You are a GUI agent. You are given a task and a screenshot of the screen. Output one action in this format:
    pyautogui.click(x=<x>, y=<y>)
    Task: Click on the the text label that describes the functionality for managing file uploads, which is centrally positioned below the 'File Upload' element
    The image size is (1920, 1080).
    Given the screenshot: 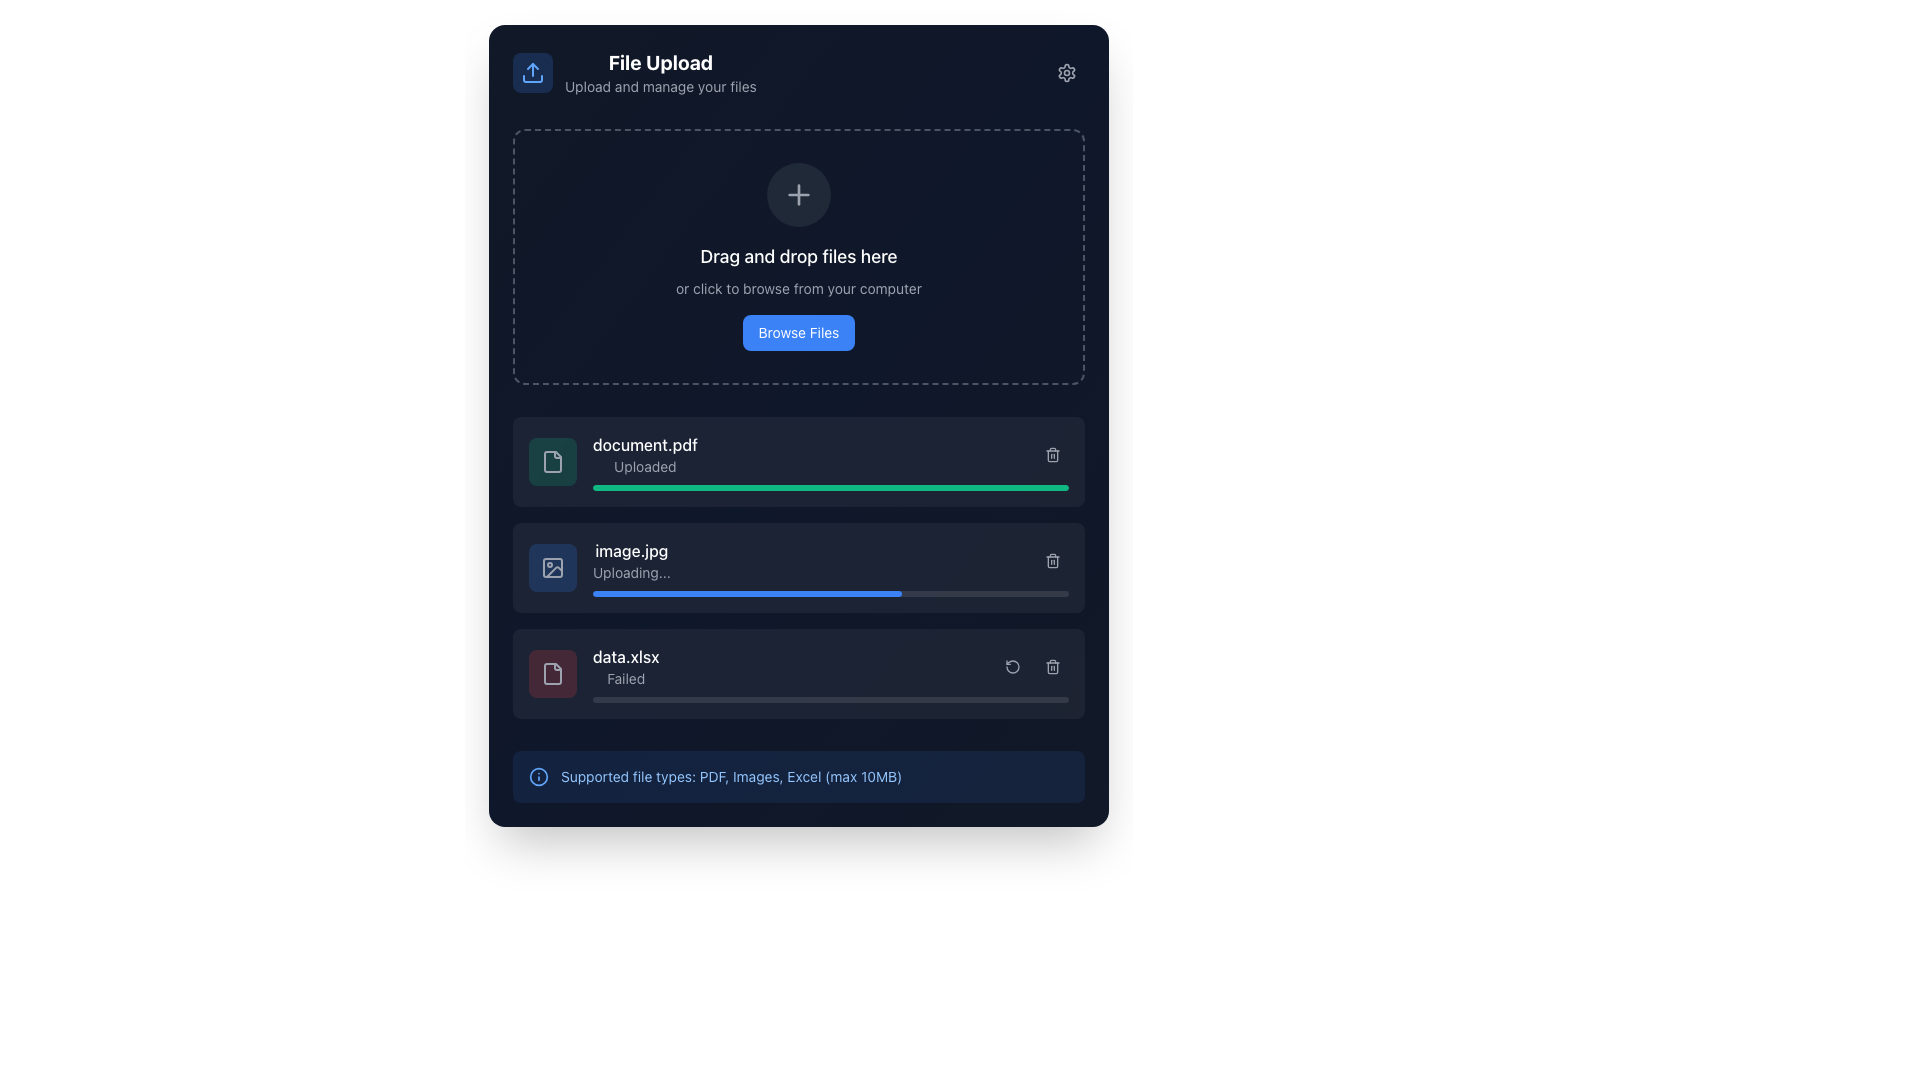 What is the action you would take?
    pyautogui.click(x=660, y=86)
    